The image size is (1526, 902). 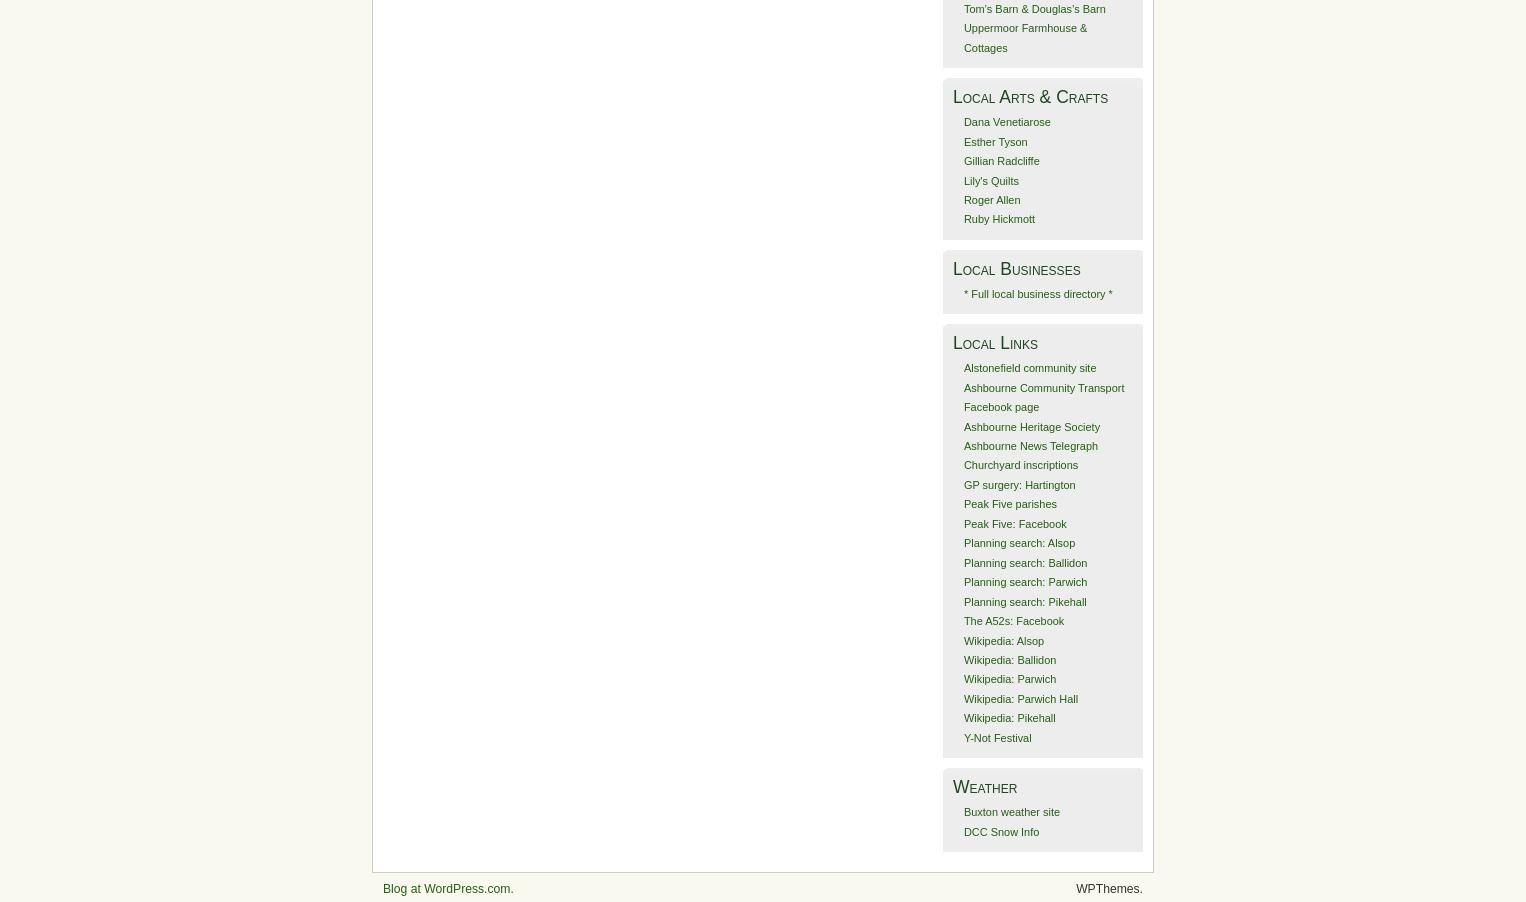 I want to click on 'Weather', so click(x=984, y=785).